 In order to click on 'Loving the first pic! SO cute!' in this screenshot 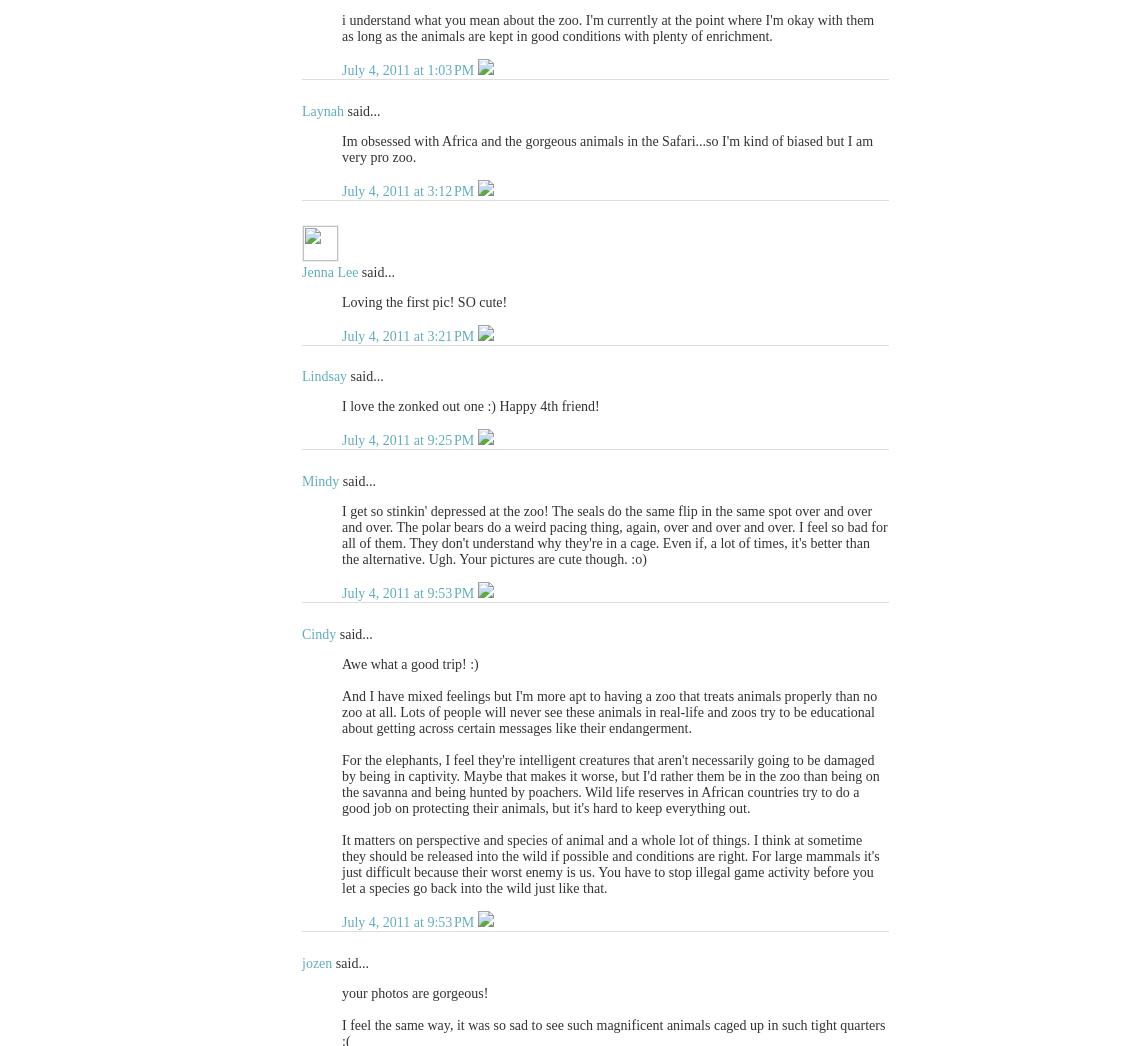, I will do `click(424, 301)`.